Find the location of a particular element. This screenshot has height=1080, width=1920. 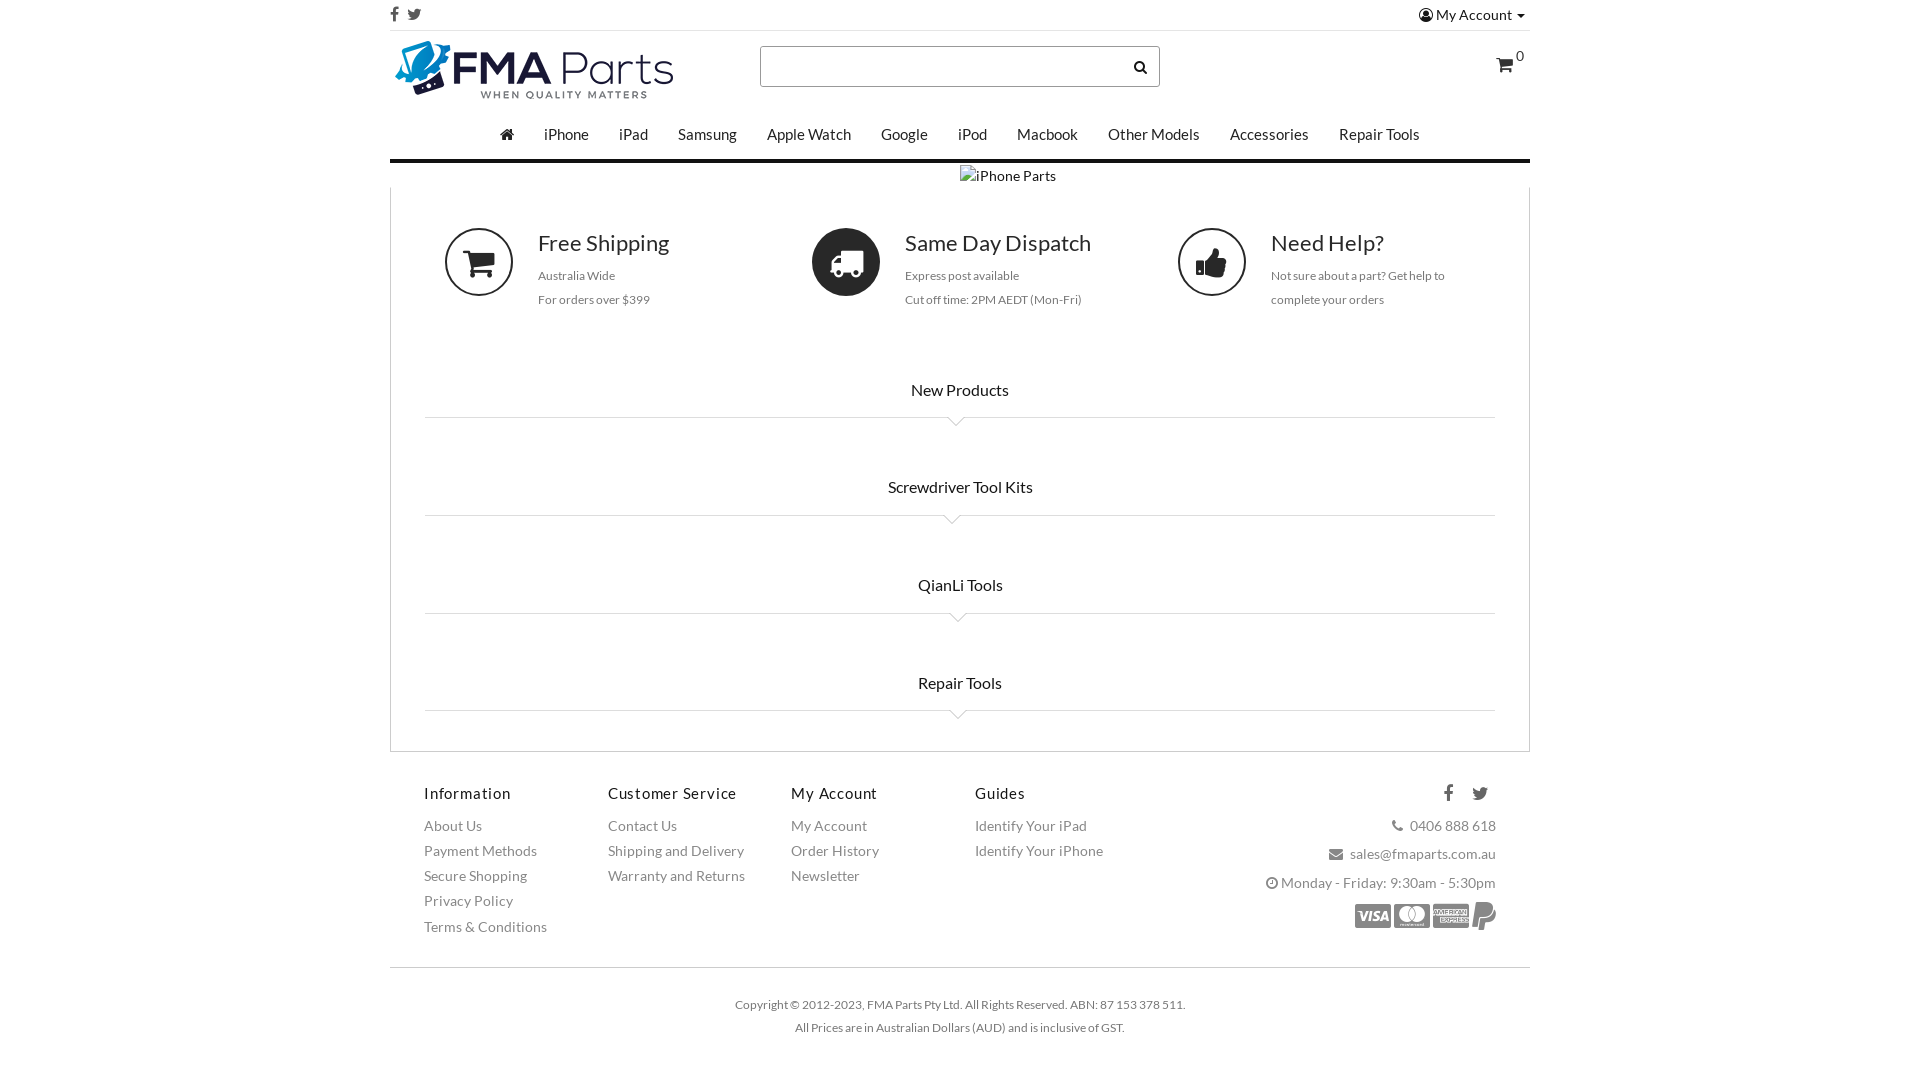

'Screwdriver Tool Kits' is located at coordinates (958, 486).